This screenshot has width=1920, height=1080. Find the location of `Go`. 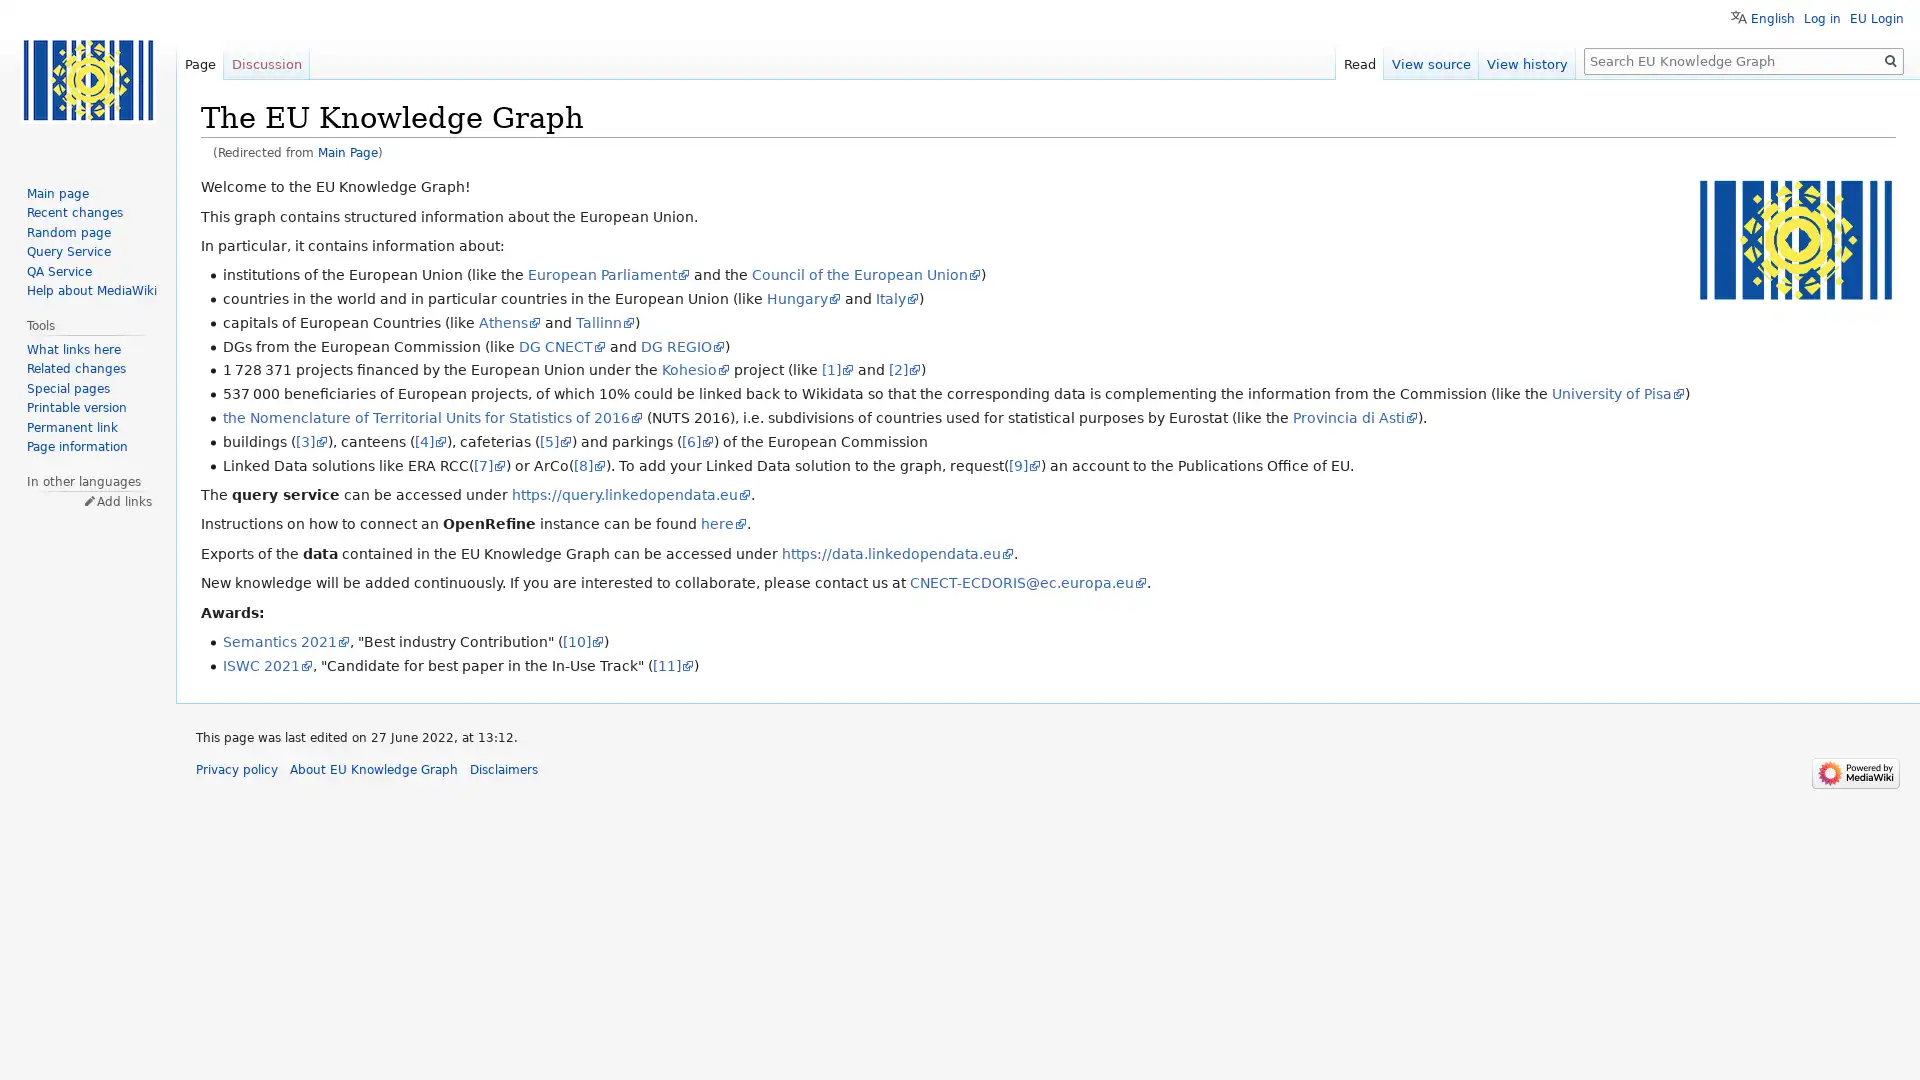

Go is located at coordinates (1890, 60).